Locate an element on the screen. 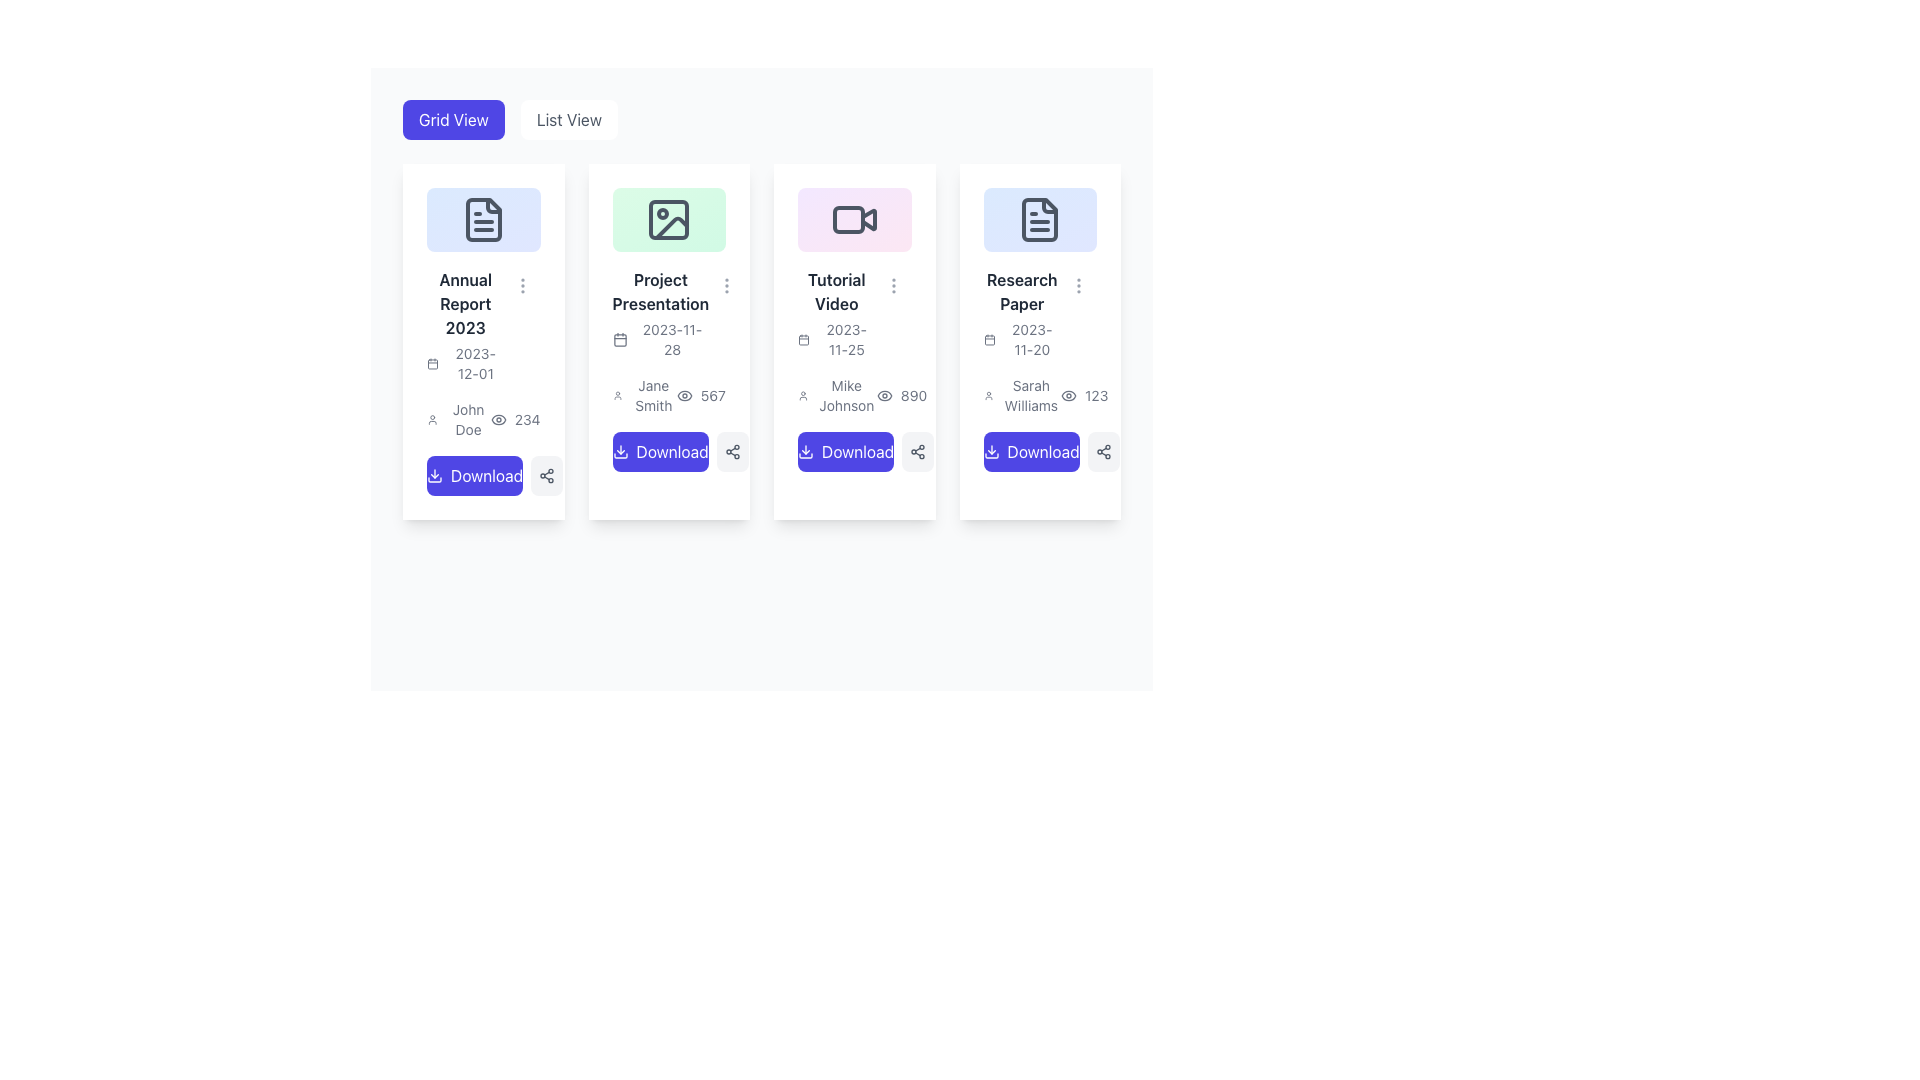 This screenshot has height=1080, width=1920. the Card element displaying information about a research paper, located in the fourth column of the card grid layout is located at coordinates (1040, 328).